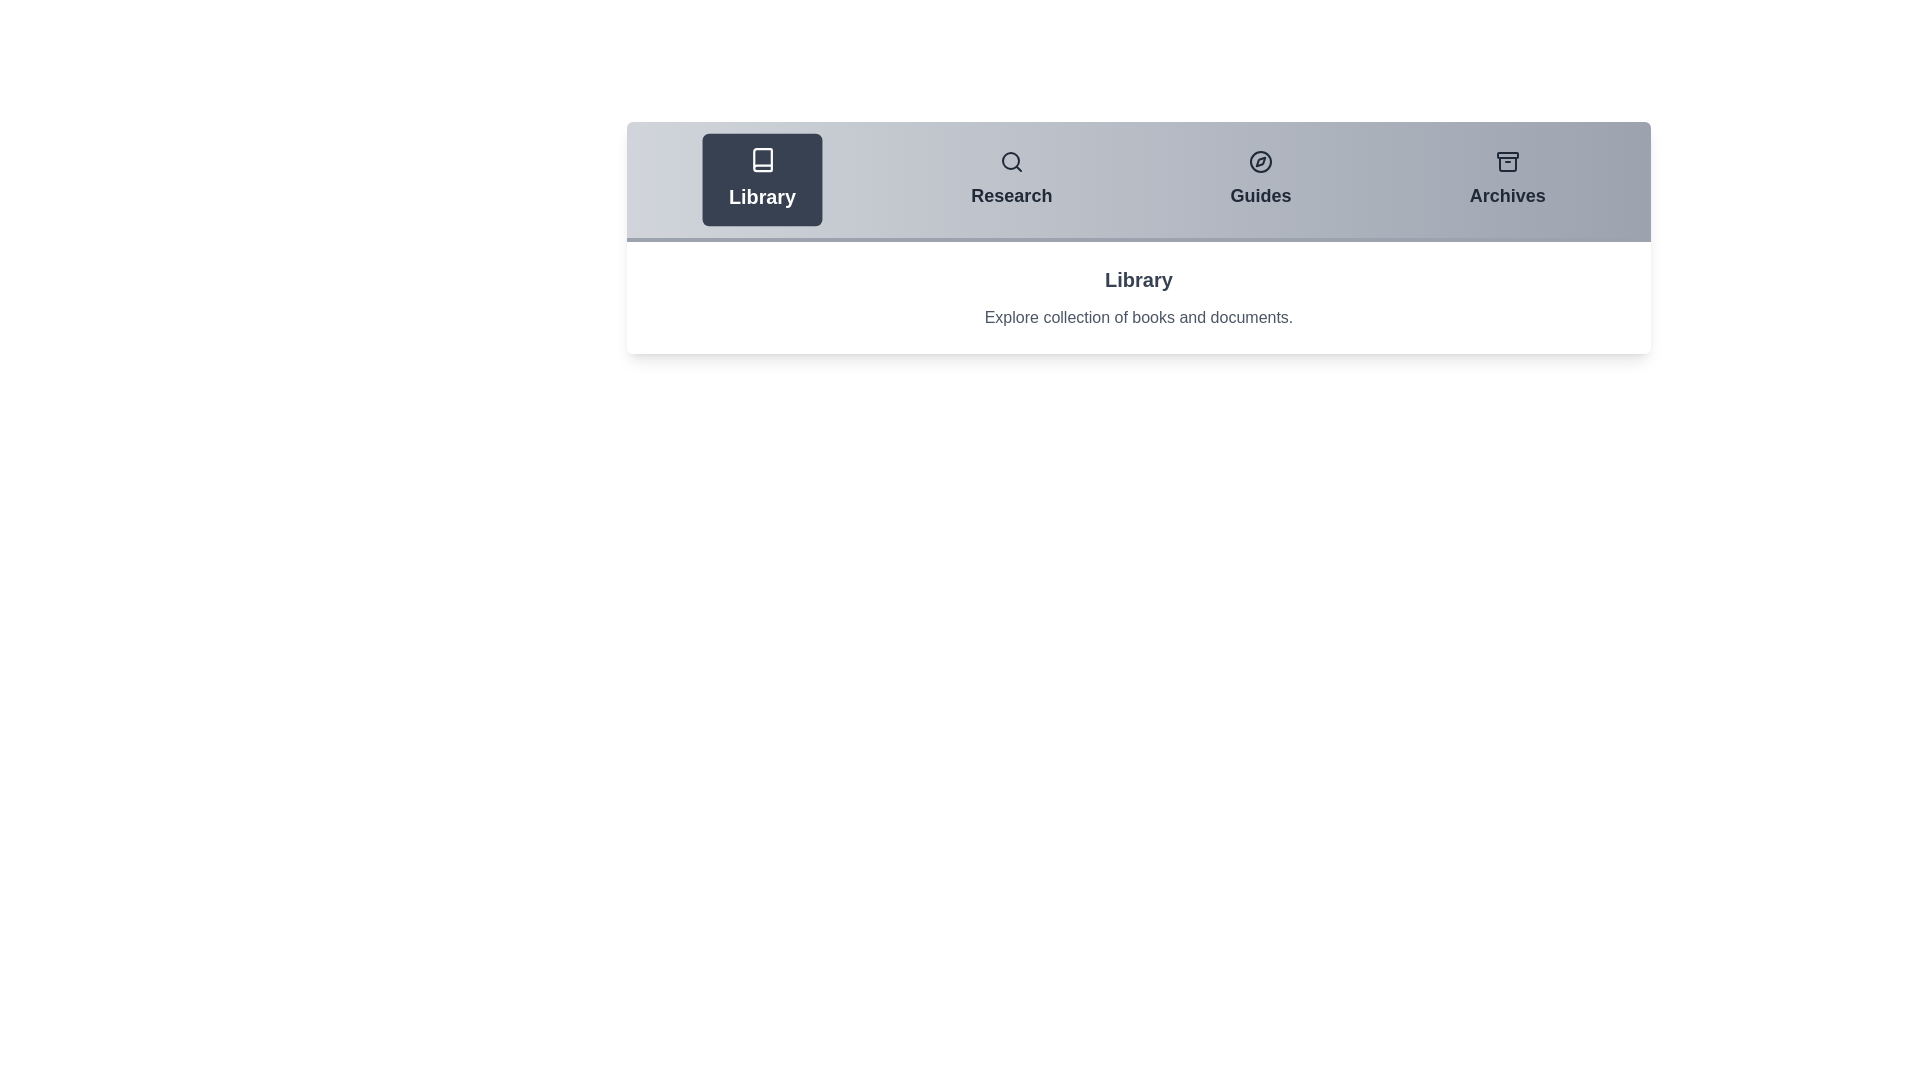  I want to click on the icons associated with each tab: Research, so click(1011, 161).